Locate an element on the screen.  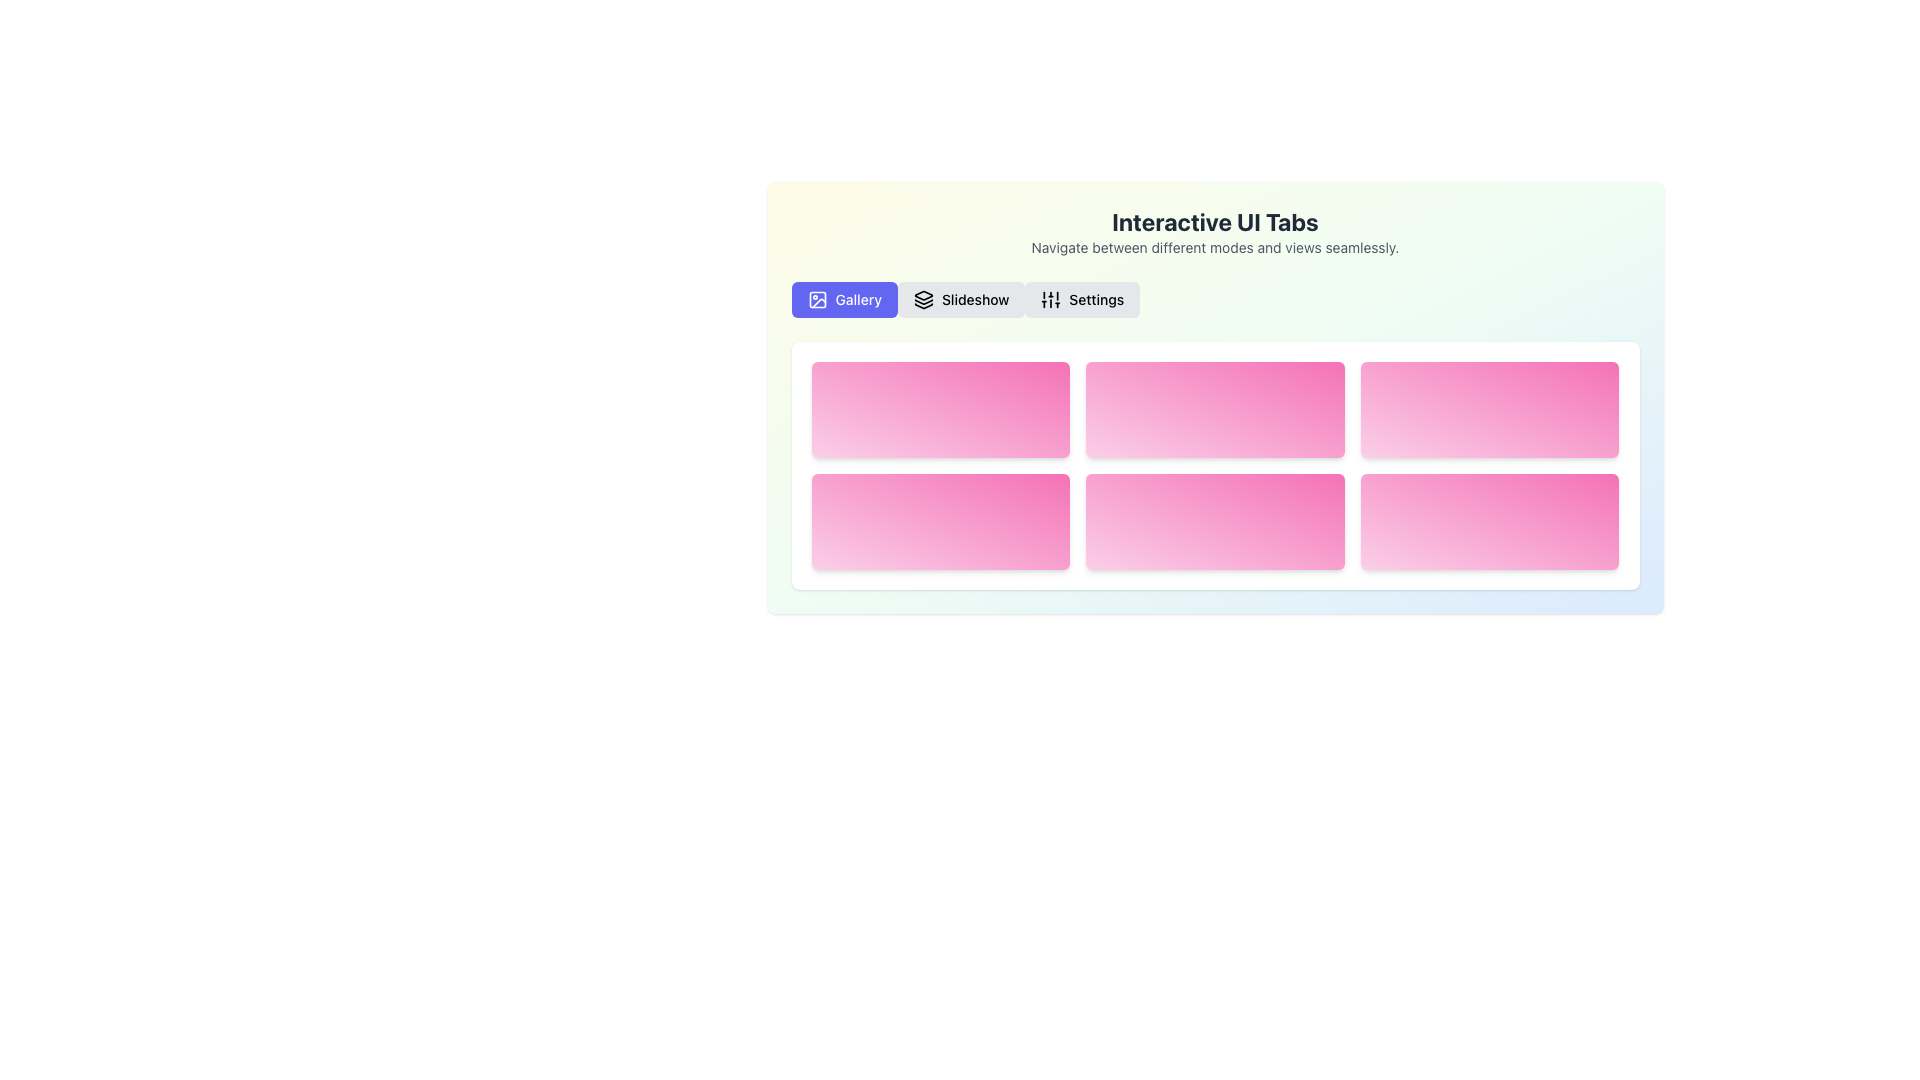
the Settings tab located in the upper section of the interface, following the Gallery and Slideshow tabs is located at coordinates (1095, 300).